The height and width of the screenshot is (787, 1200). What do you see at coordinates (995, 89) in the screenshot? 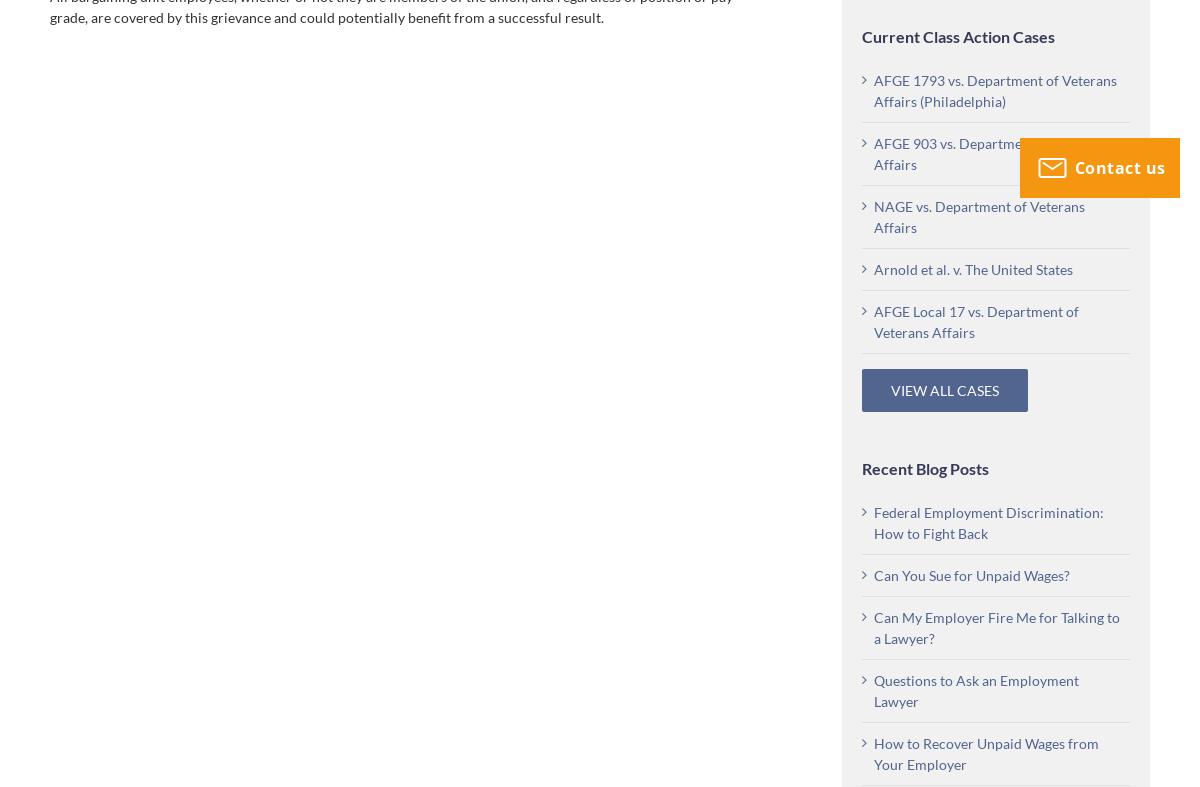
I see `'AFGE 1793 vs. Department of Veterans Affairs (Philadelphia)'` at bounding box center [995, 89].